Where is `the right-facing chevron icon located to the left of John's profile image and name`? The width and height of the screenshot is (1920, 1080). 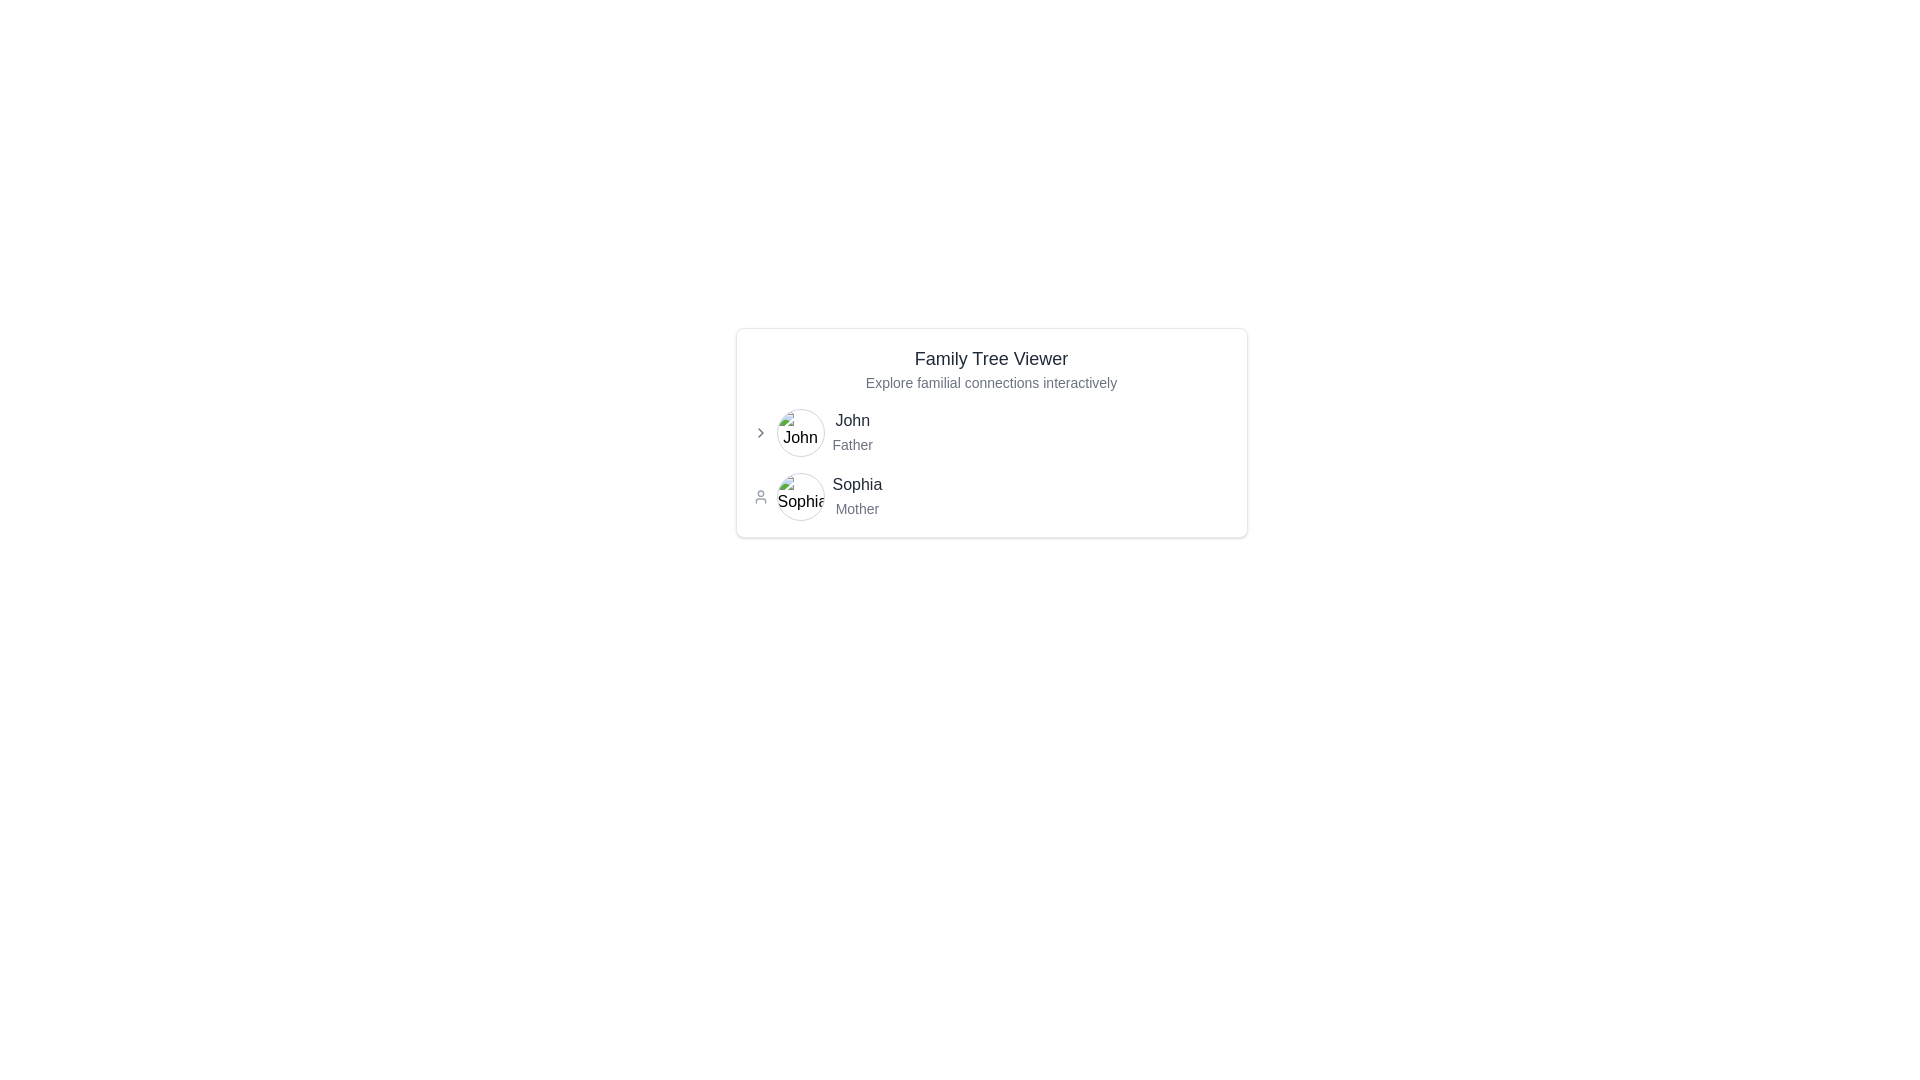
the right-facing chevron icon located to the left of John's profile image and name is located at coordinates (759, 431).